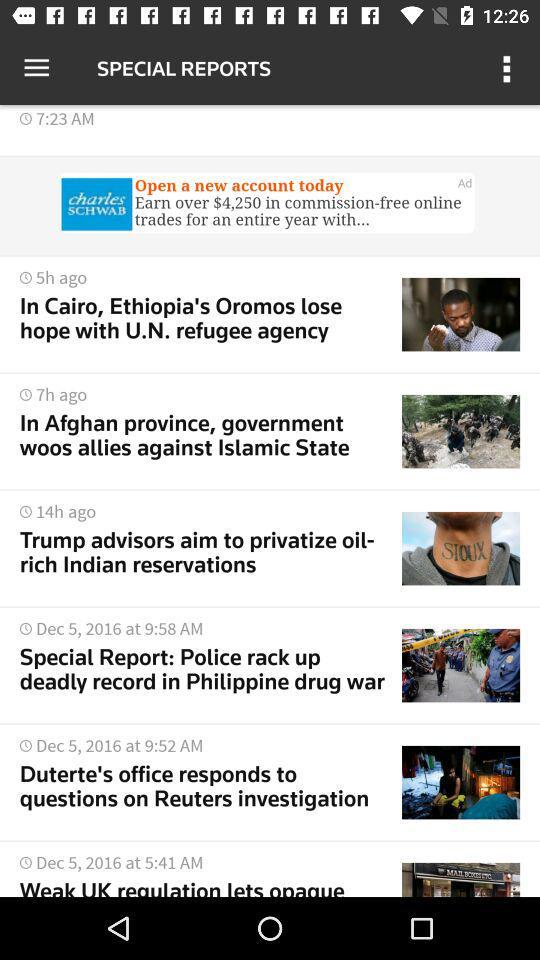  Describe the element at coordinates (270, 205) in the screenshot. I see `advertisement` at that location.